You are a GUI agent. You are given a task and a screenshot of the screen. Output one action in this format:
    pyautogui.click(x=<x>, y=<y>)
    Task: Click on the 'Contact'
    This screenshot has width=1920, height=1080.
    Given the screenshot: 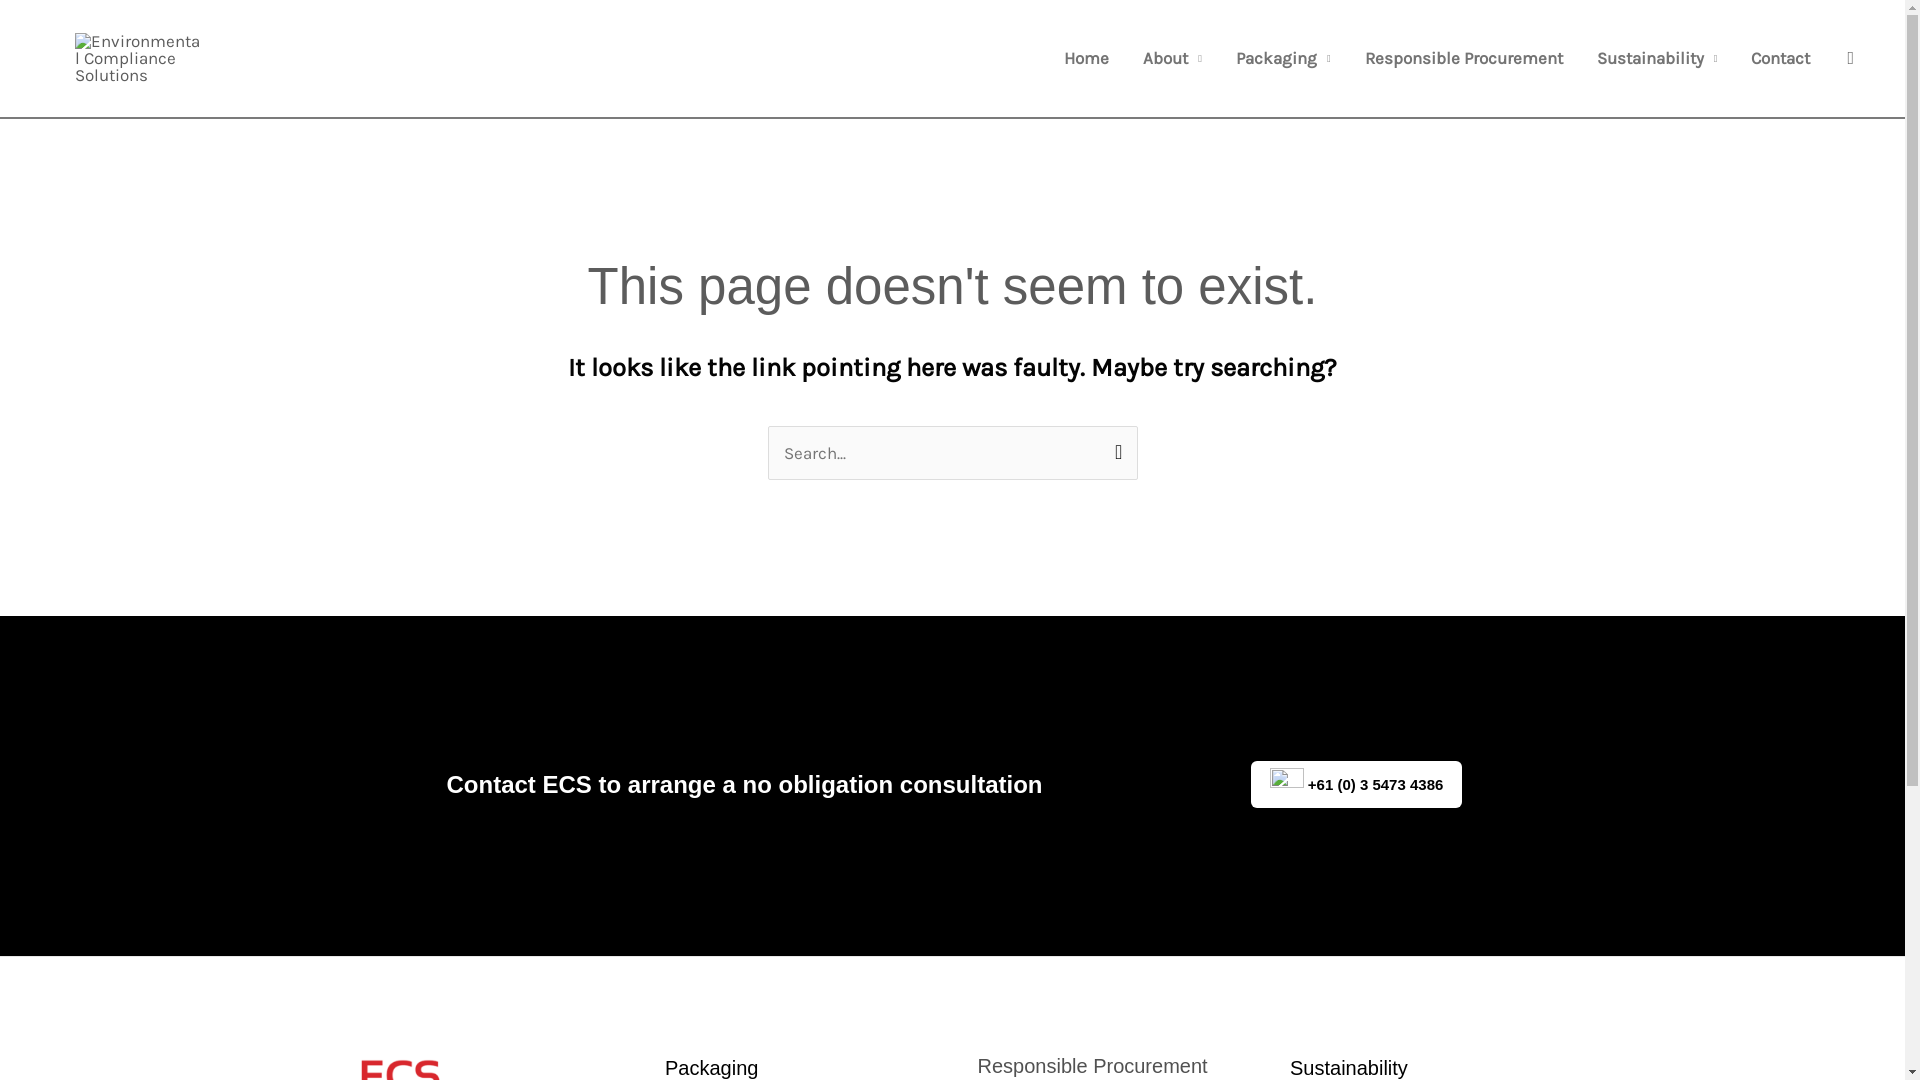 What is the action you would take?
    pyautogui.click(x=1780, y=57)
    